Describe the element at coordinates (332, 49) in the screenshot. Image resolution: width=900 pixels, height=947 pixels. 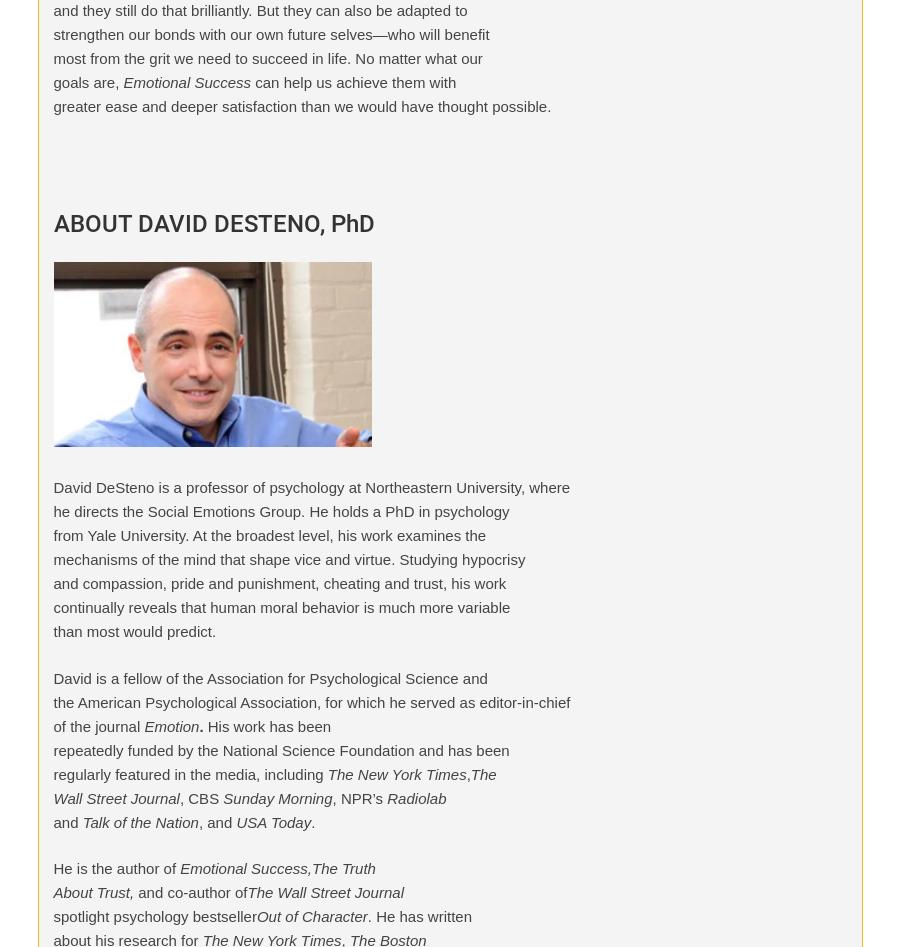
I see `'Coach Certification'` at that location.